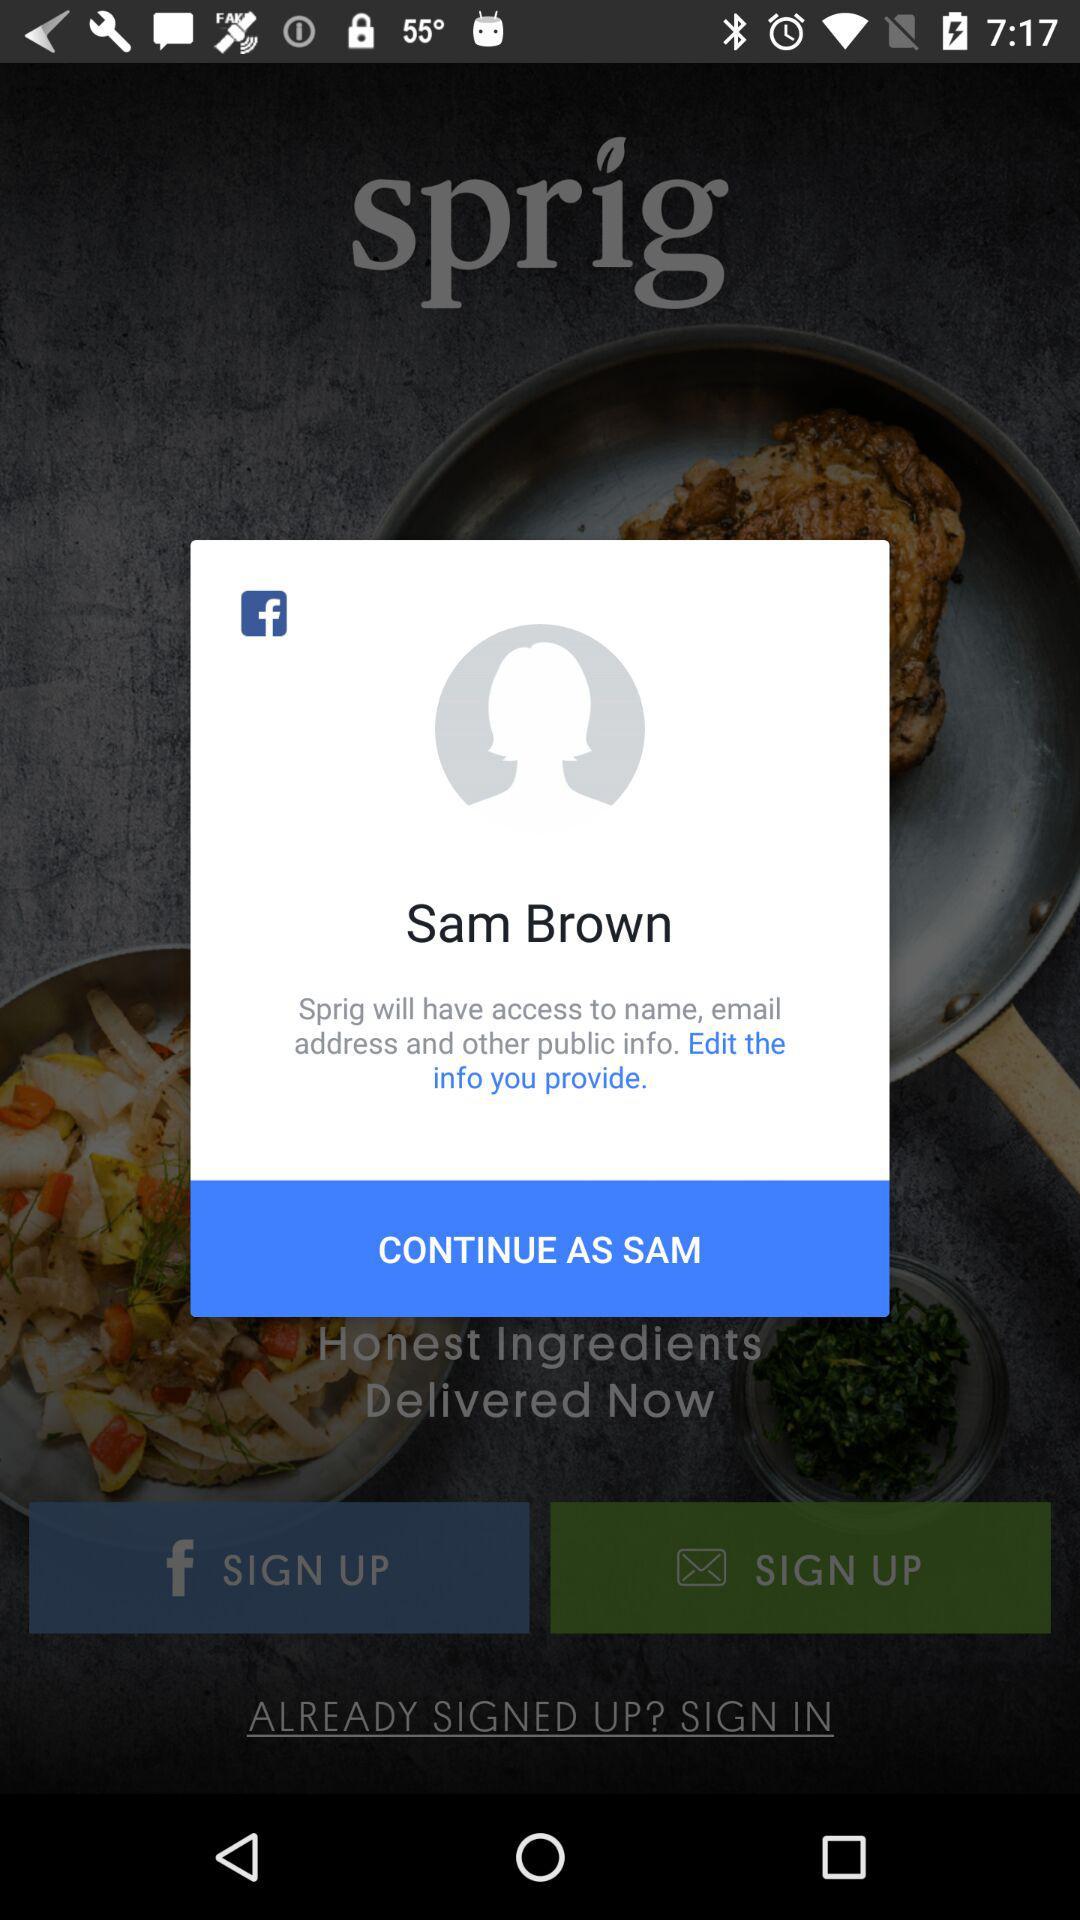 The width and height of the screenshot is (1080, 1920). Describe the element at coordinates (540, 1247) in the screenshot. I see `continue as sam` at that location.